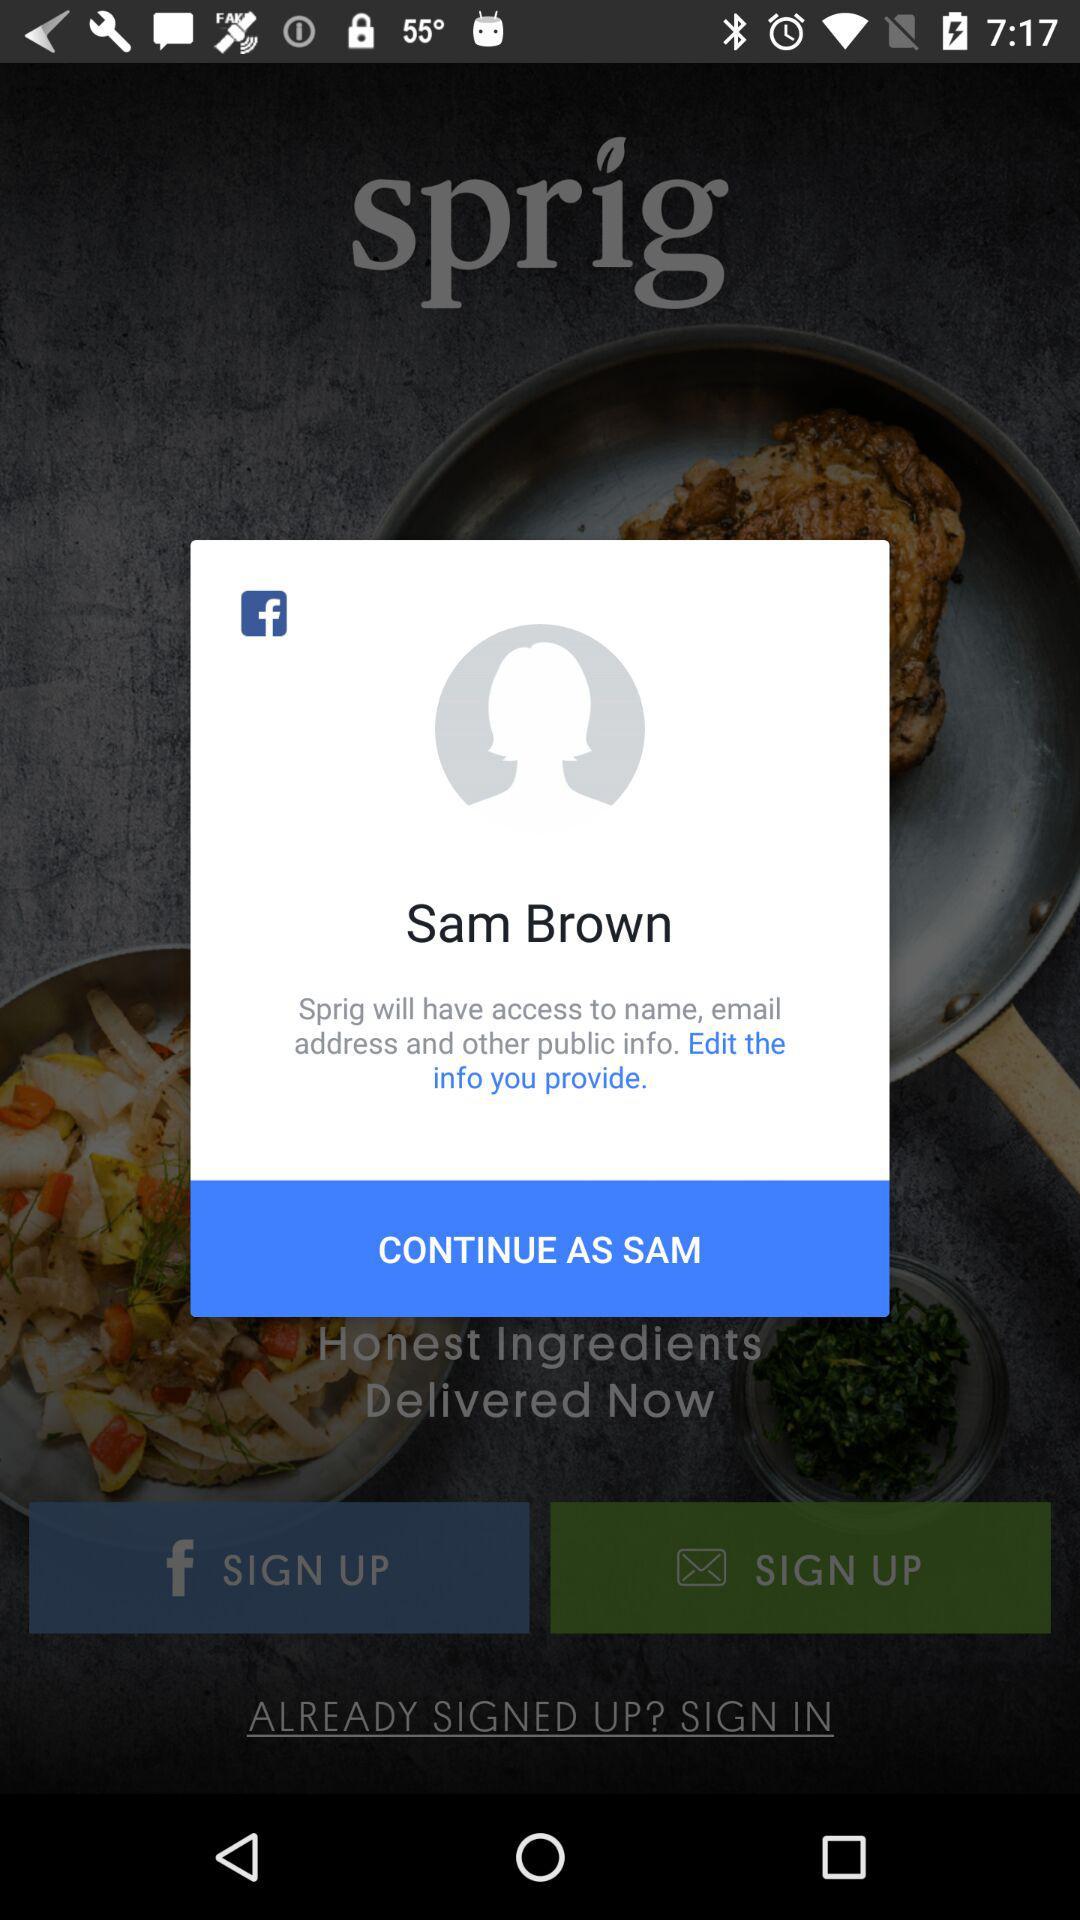 The width and height of the screenshot is (1080, 1920). Describe the element at coordinates (540, 1247) in the screenshot. I see `continue as sam` at that location.